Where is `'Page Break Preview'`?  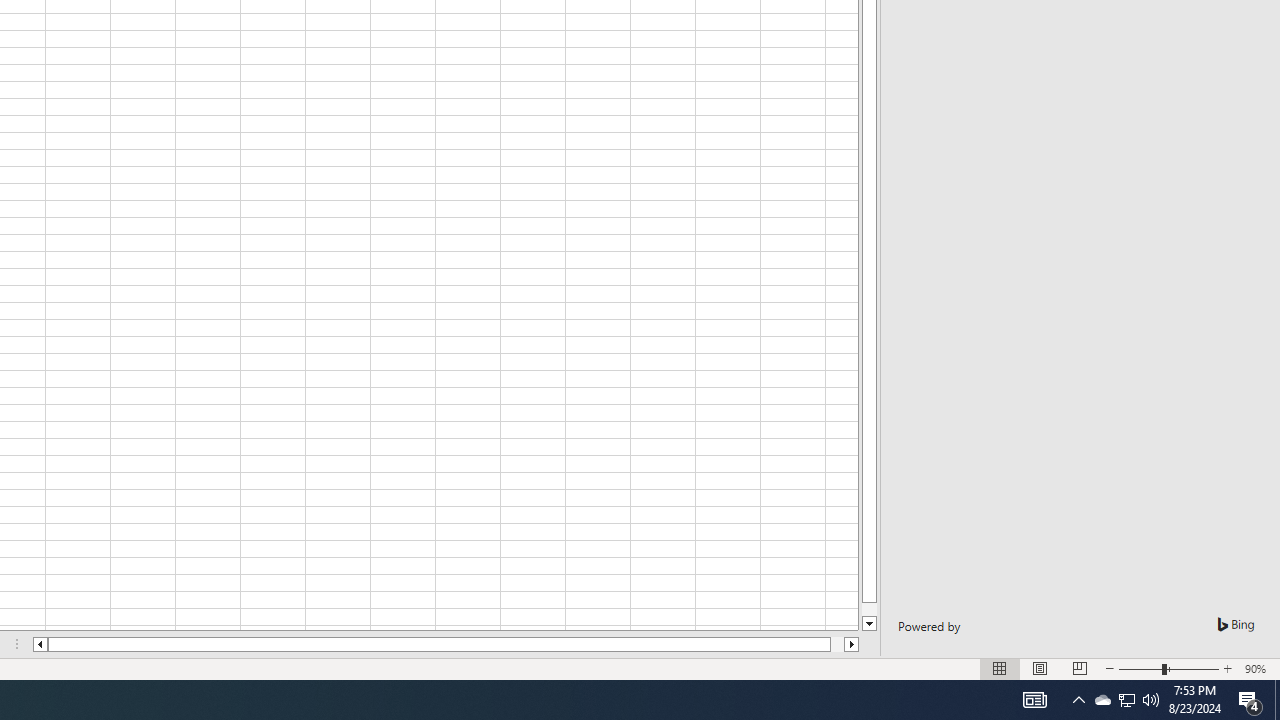 'Page Break Preview' is located at coordinates (1078, 669).